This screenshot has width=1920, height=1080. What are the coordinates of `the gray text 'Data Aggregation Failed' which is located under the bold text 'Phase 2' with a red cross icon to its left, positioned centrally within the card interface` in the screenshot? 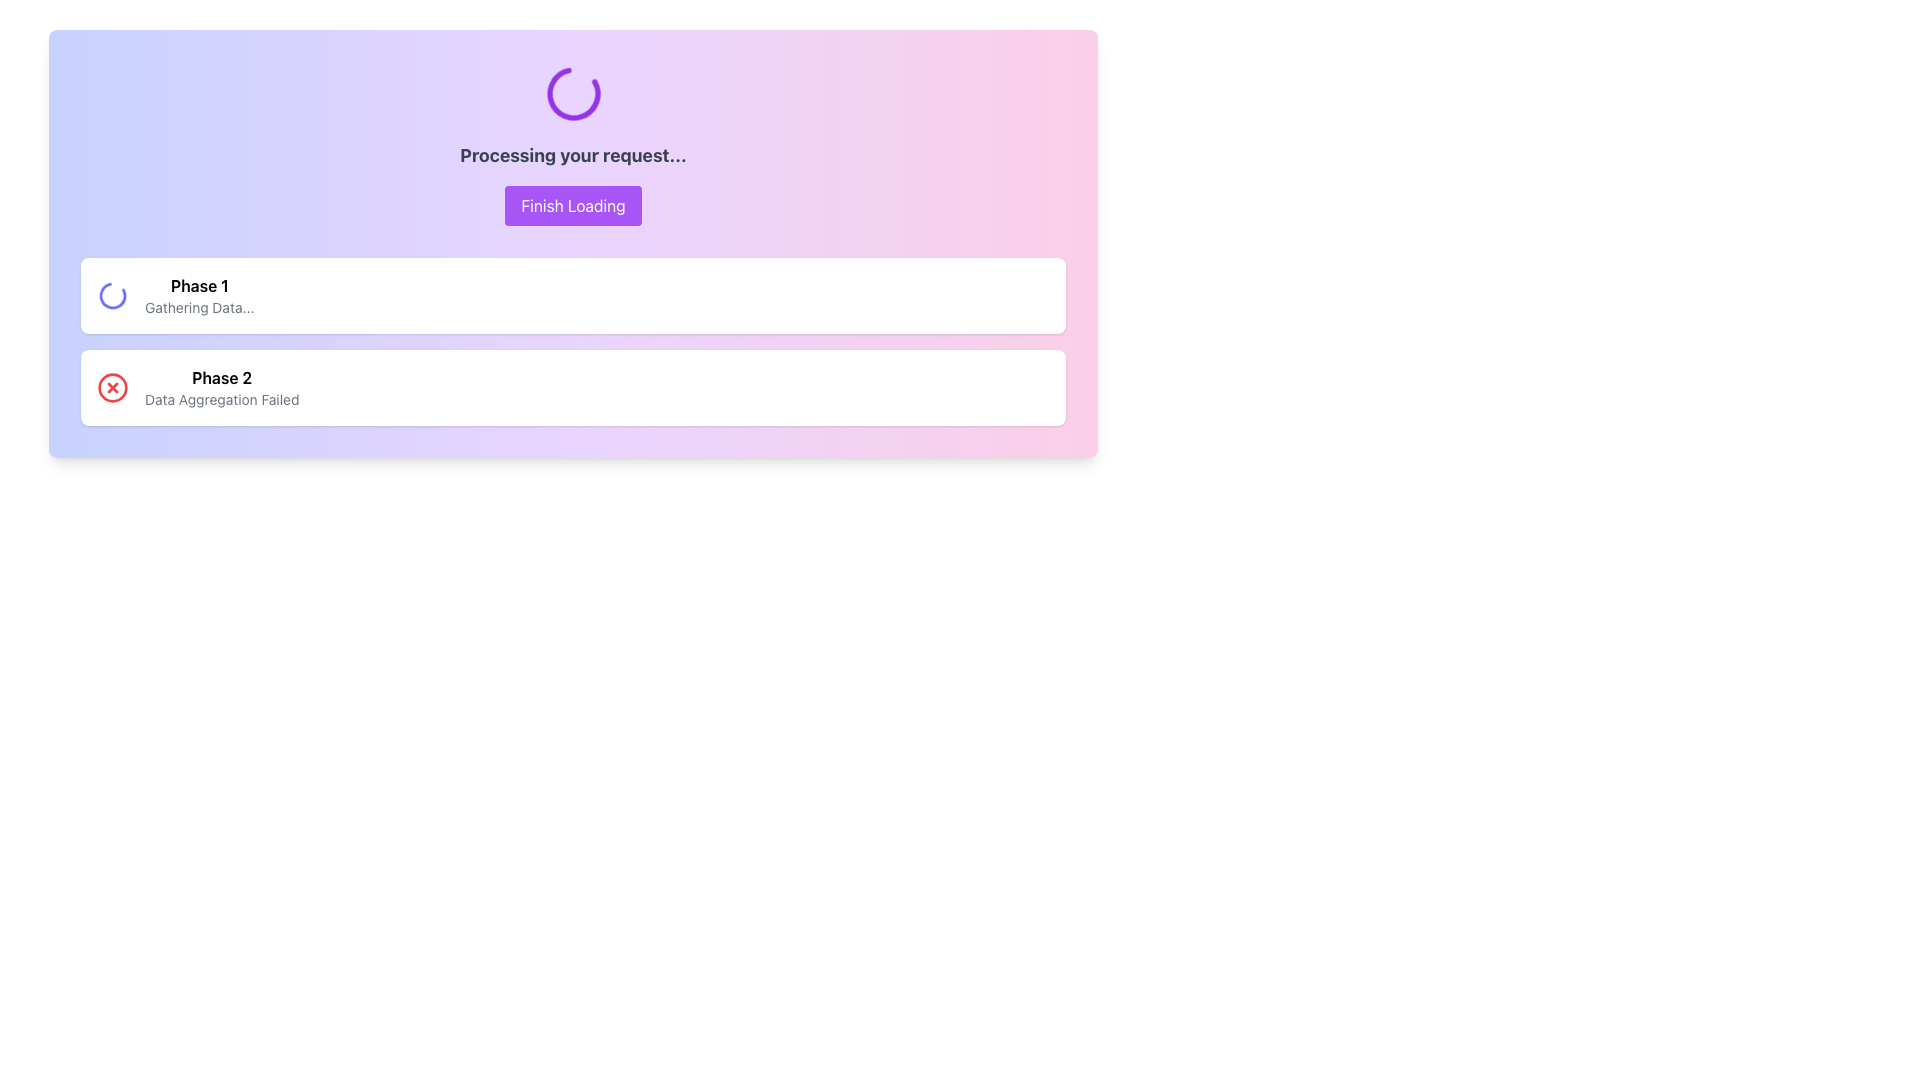 It's located at (222, 400).